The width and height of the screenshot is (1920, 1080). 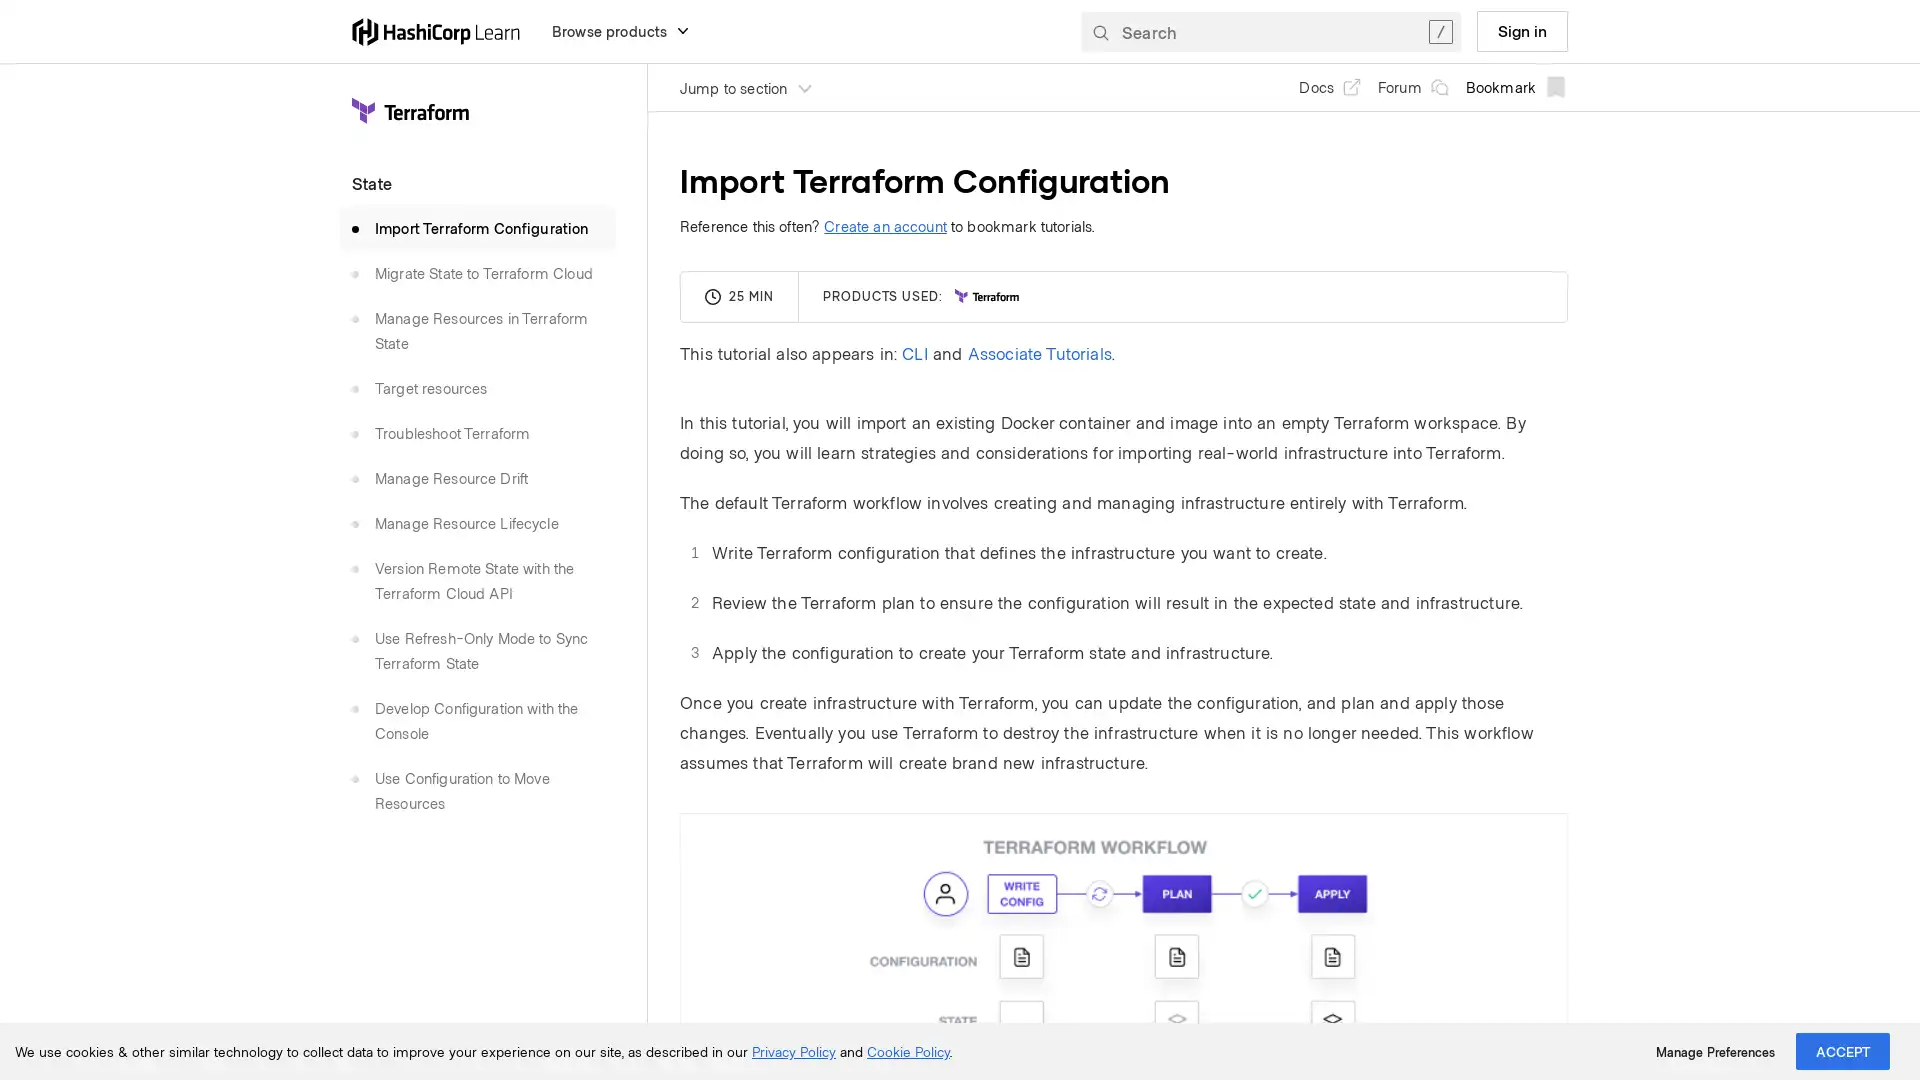 I want to click on Browse products, so click(x=620, y=30).